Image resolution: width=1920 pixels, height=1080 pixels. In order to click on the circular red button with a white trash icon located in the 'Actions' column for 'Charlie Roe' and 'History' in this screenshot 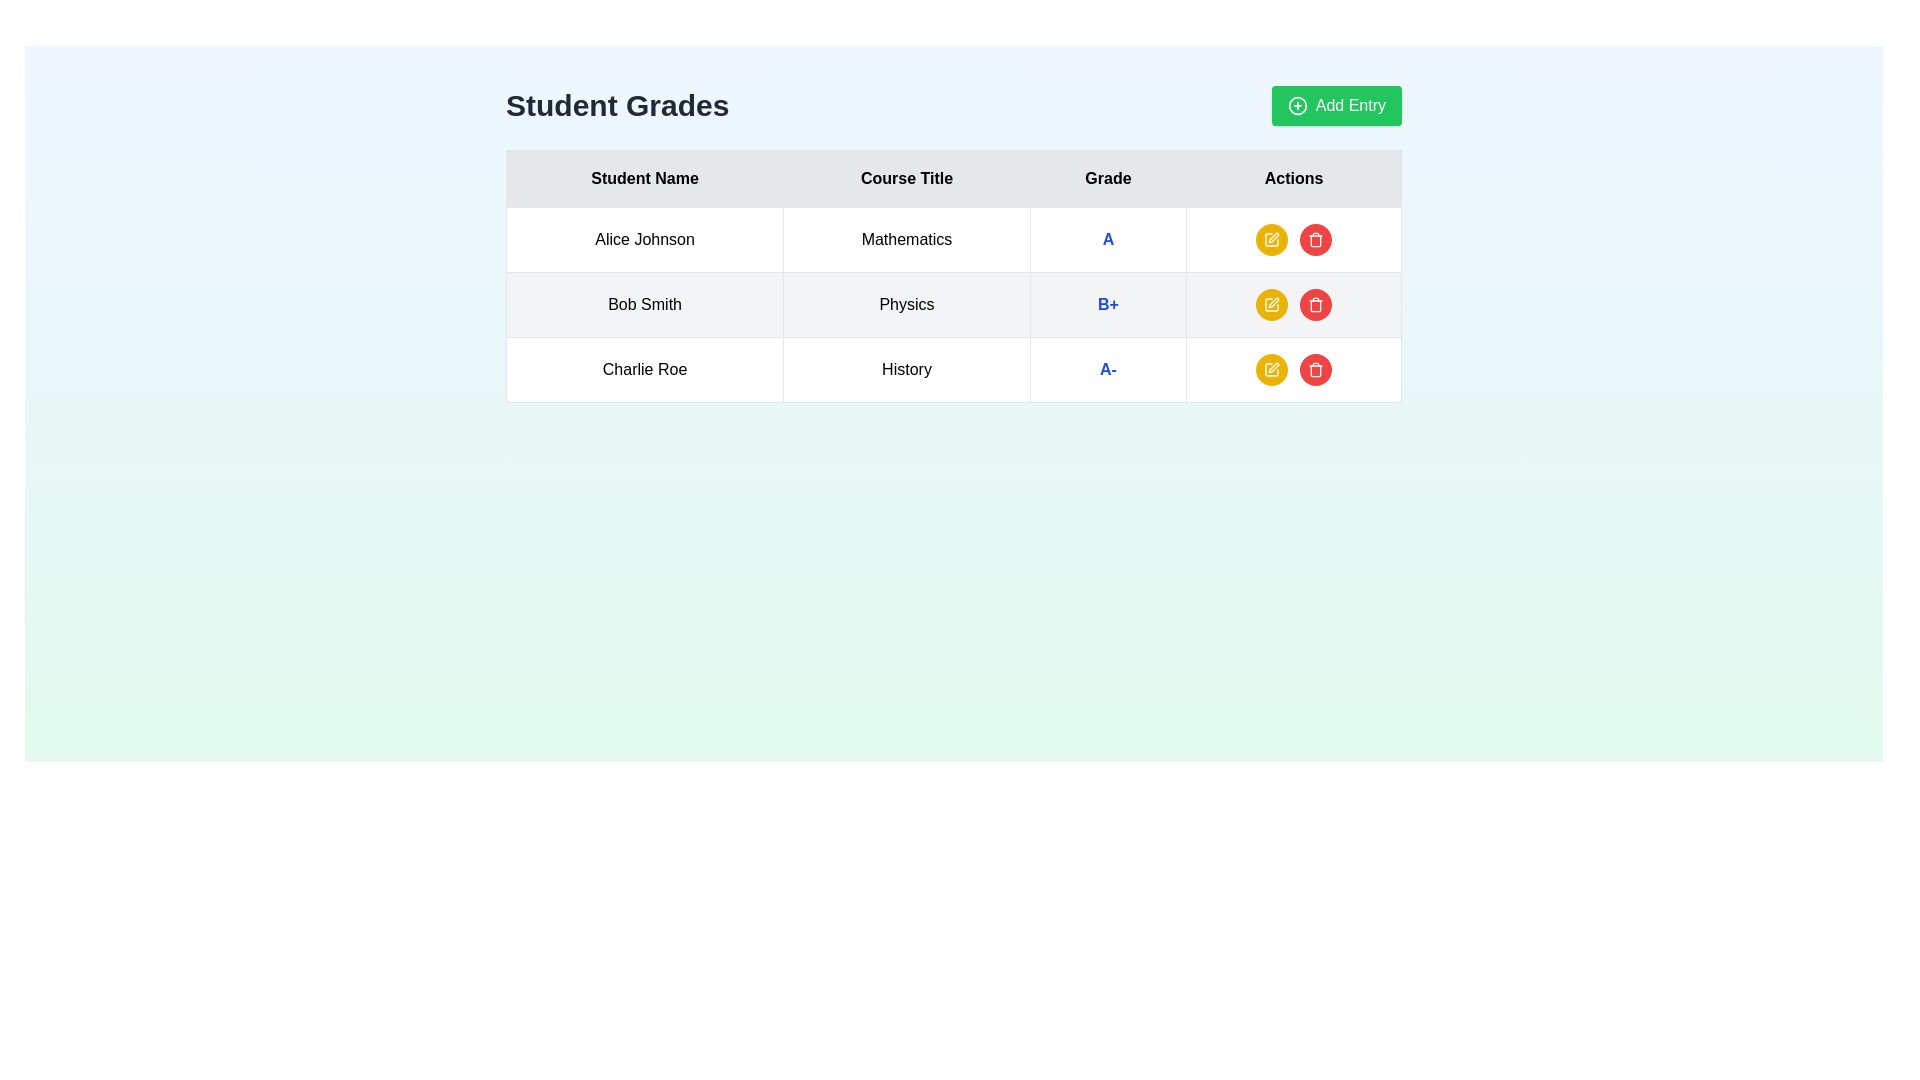, I will do `click(1315, 370)`.